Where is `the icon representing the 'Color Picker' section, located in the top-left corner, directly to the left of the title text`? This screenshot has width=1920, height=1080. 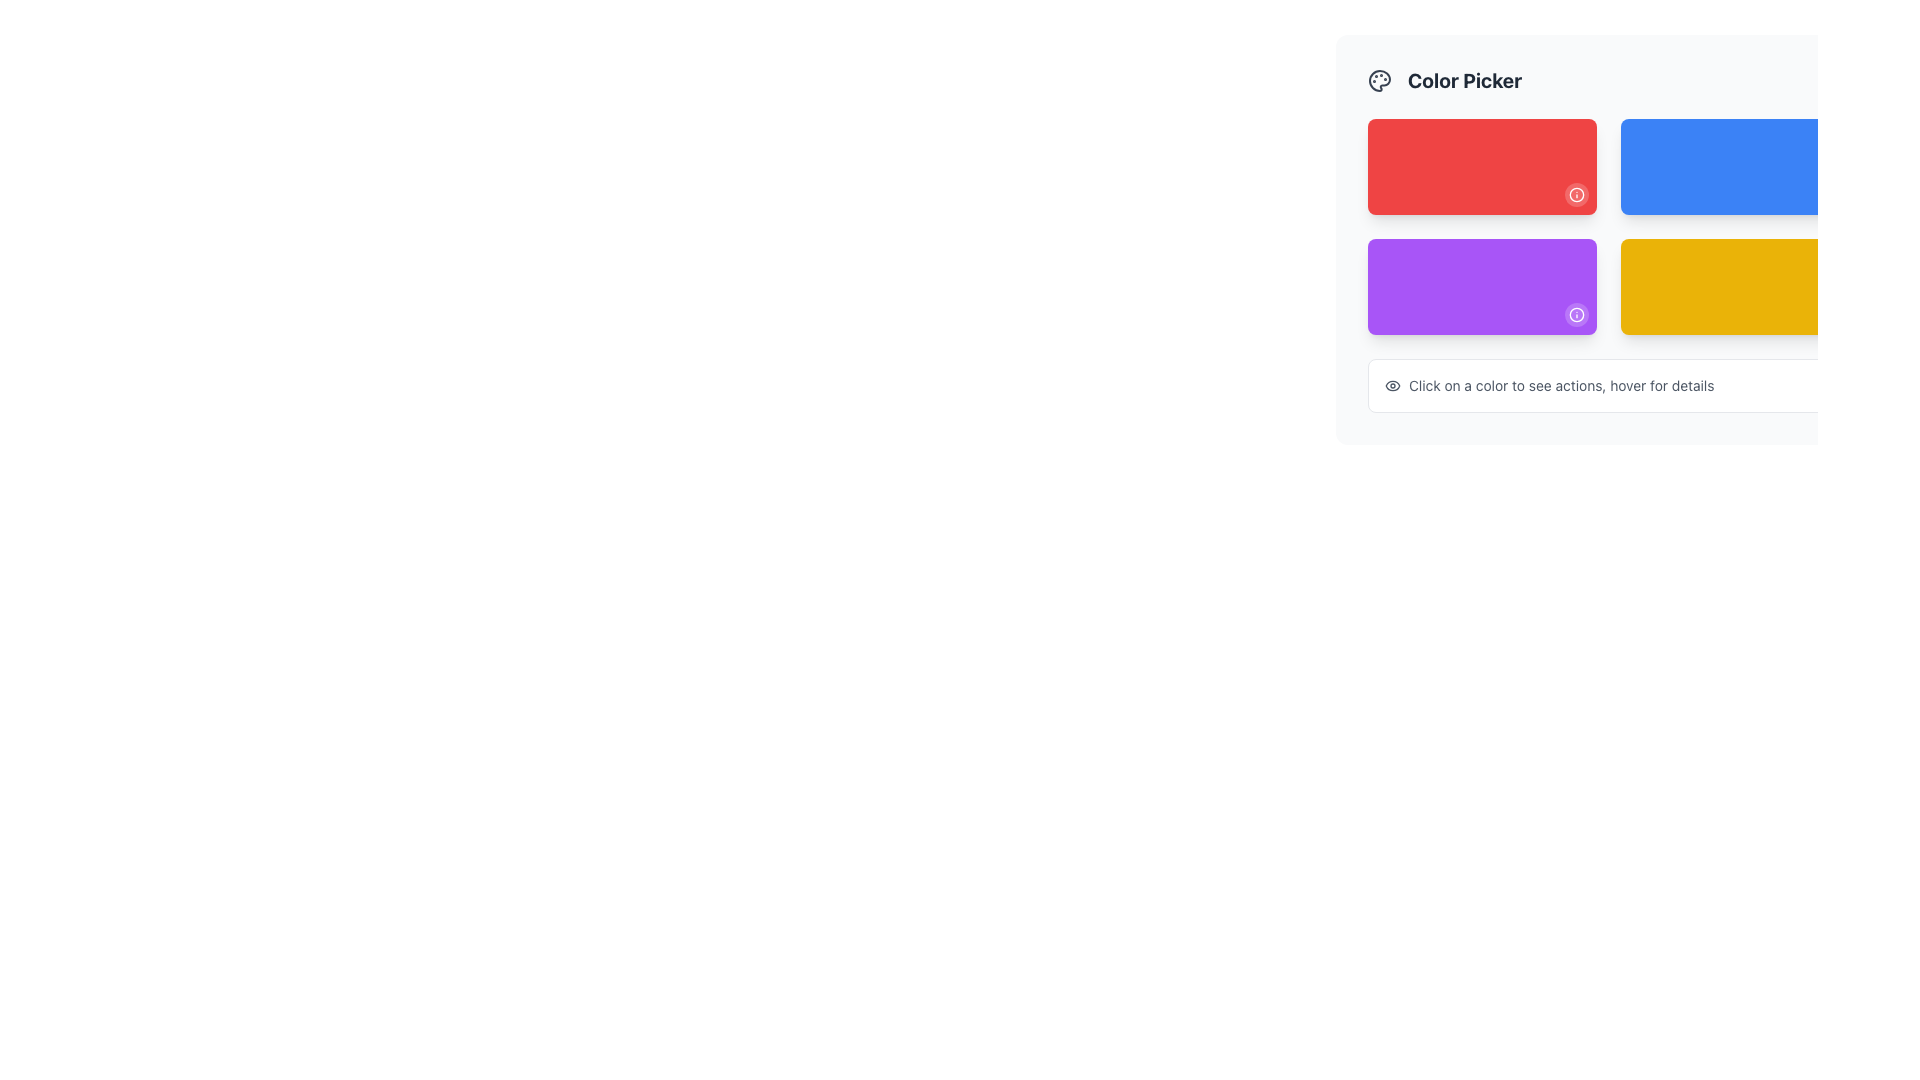 the icon representing the 'Color Picker' section, located in the top-left corner, directly to the left of the title text is located at coordinates (1379, 80).